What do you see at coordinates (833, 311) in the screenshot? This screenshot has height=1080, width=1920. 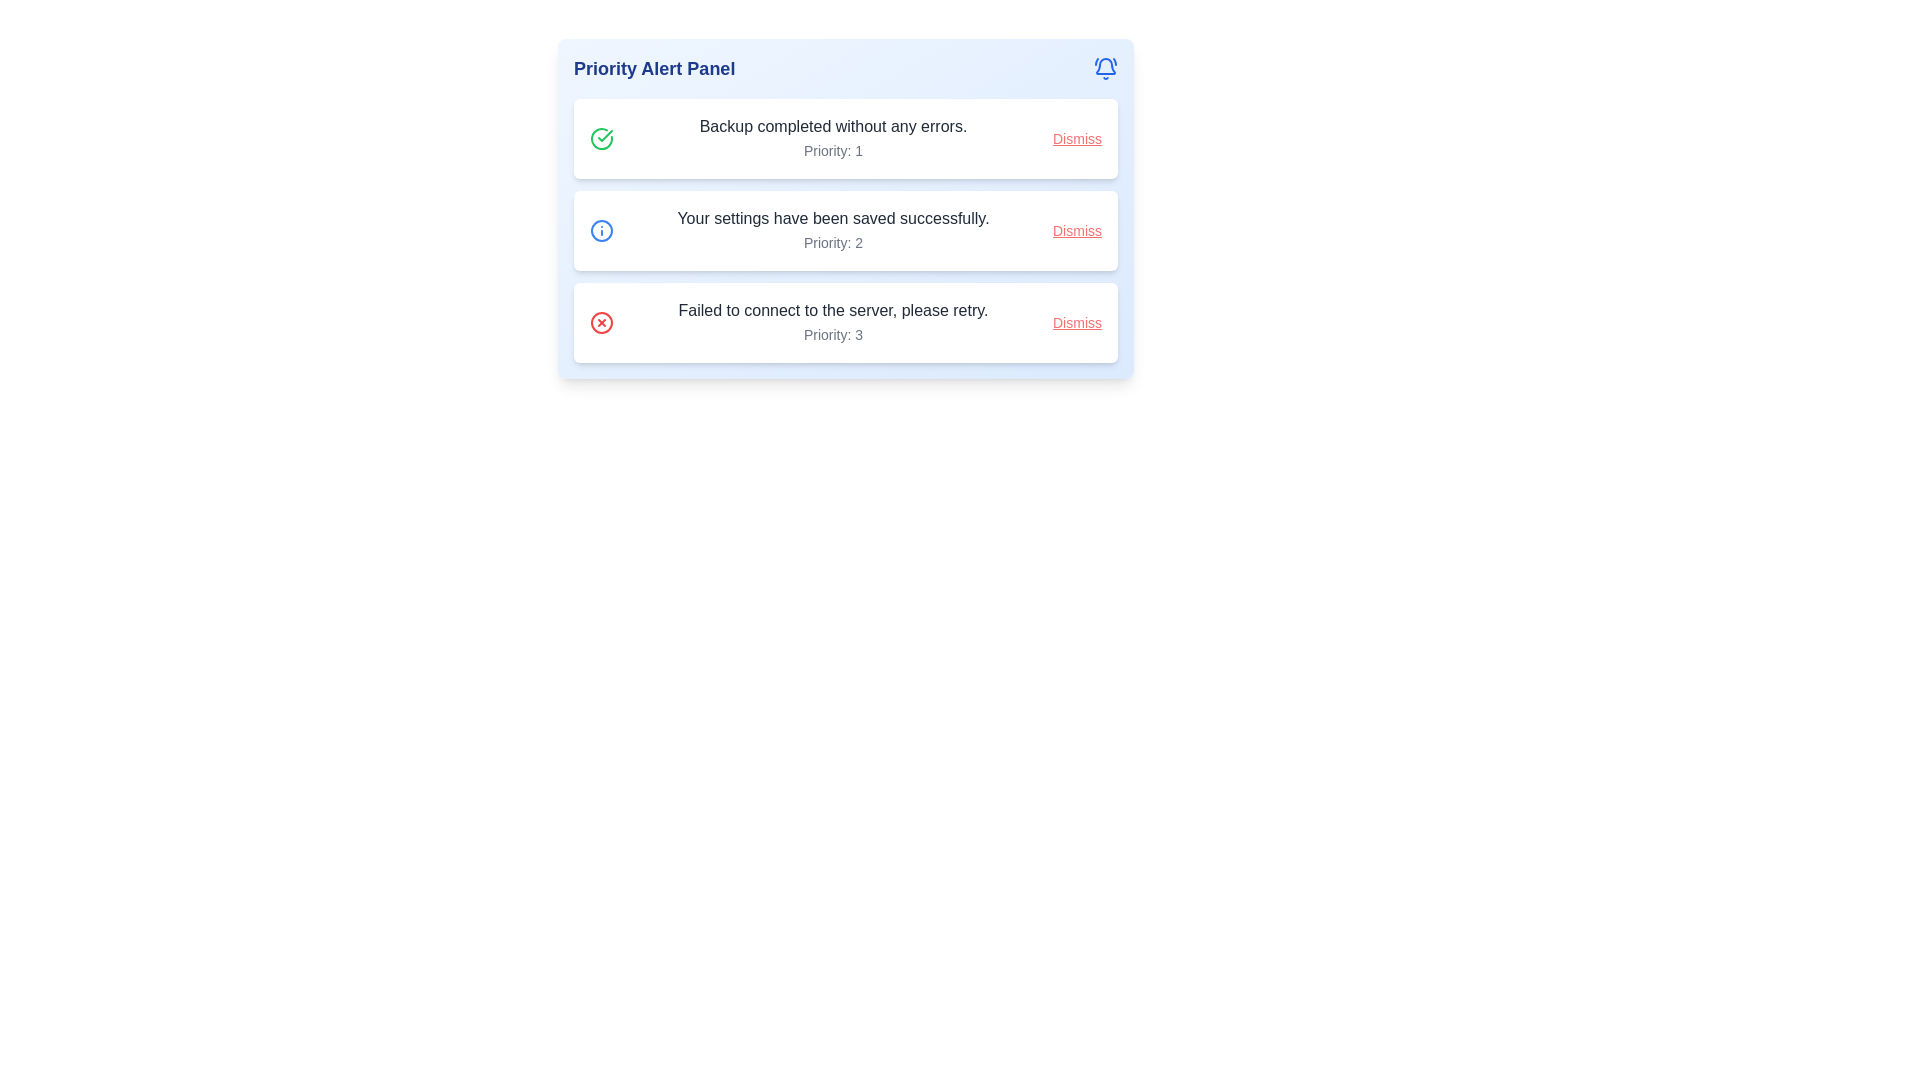 I see `the static text label reading 'Failed to connect to the server, please retry.' which is the topmost text of the third alert in the vertical list of notifications` at bounding box center [833, 311].